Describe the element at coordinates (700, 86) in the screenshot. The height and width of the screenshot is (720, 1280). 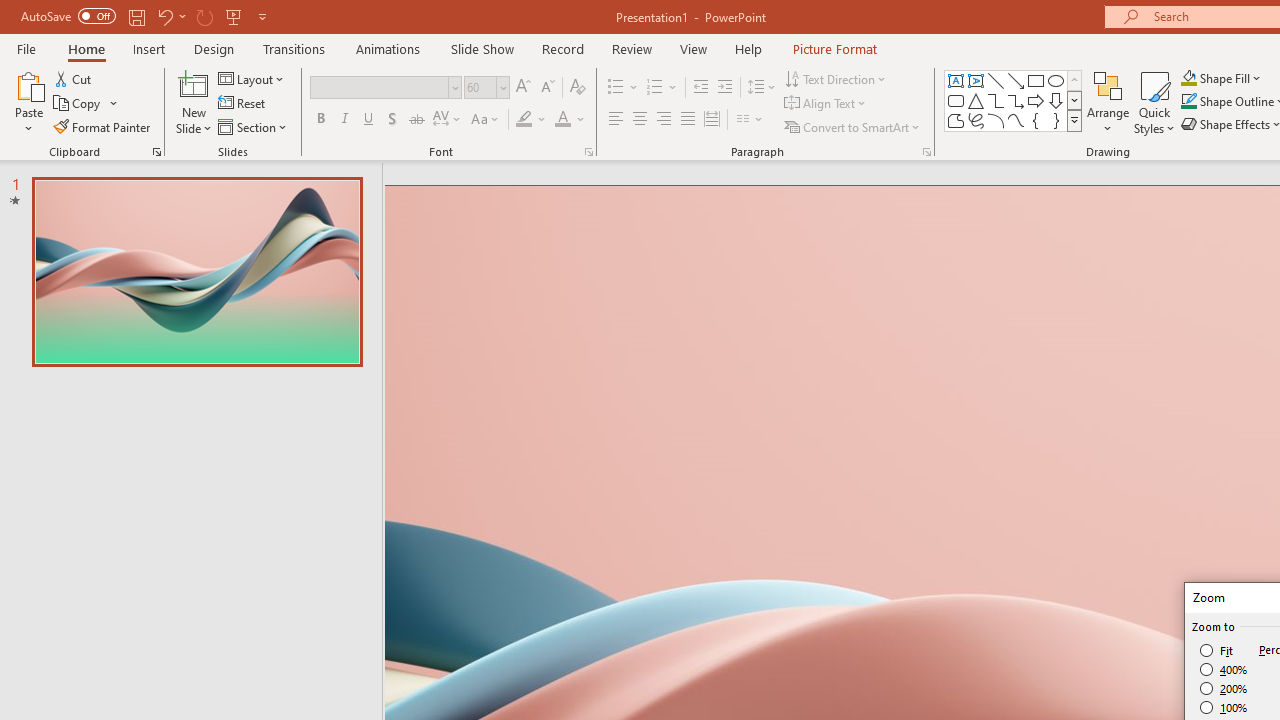
I see `'Decrease Indent'` at that location.